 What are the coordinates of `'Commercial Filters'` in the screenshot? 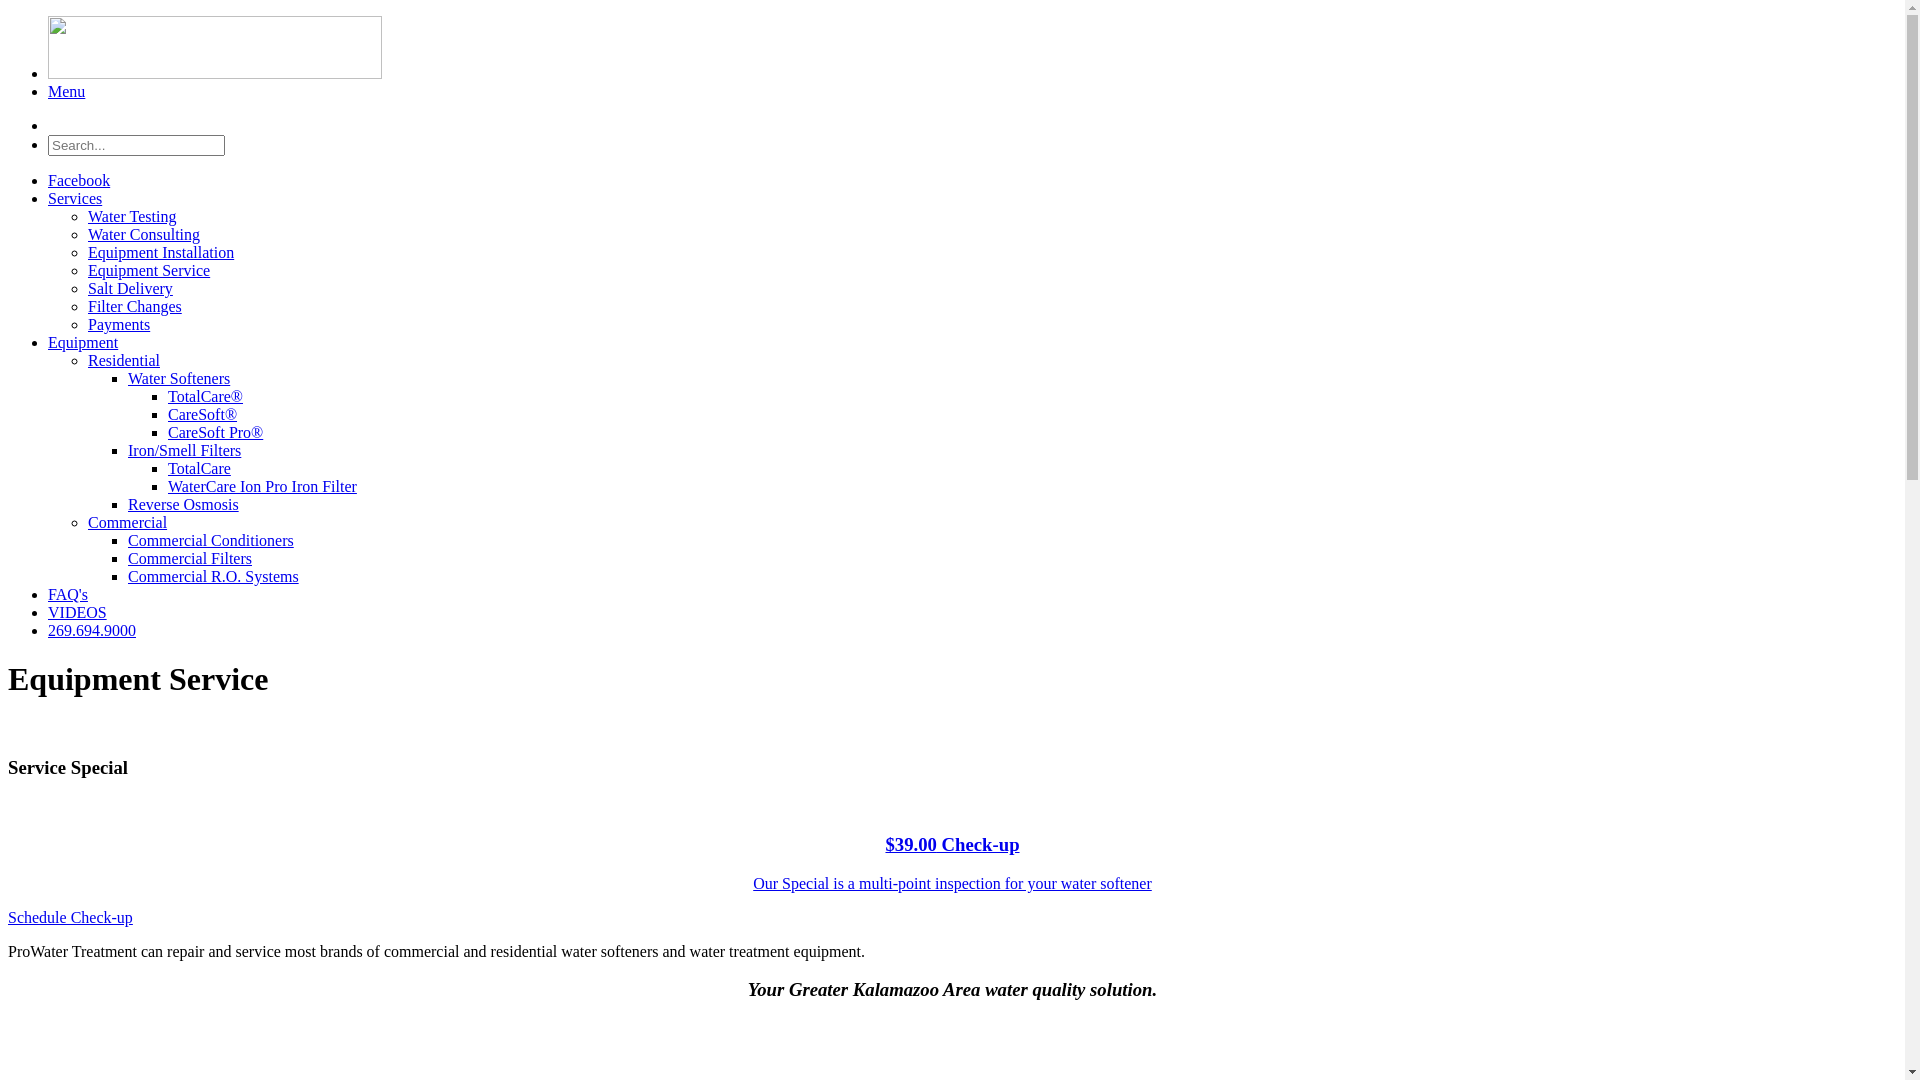 It's located at (190, 558).